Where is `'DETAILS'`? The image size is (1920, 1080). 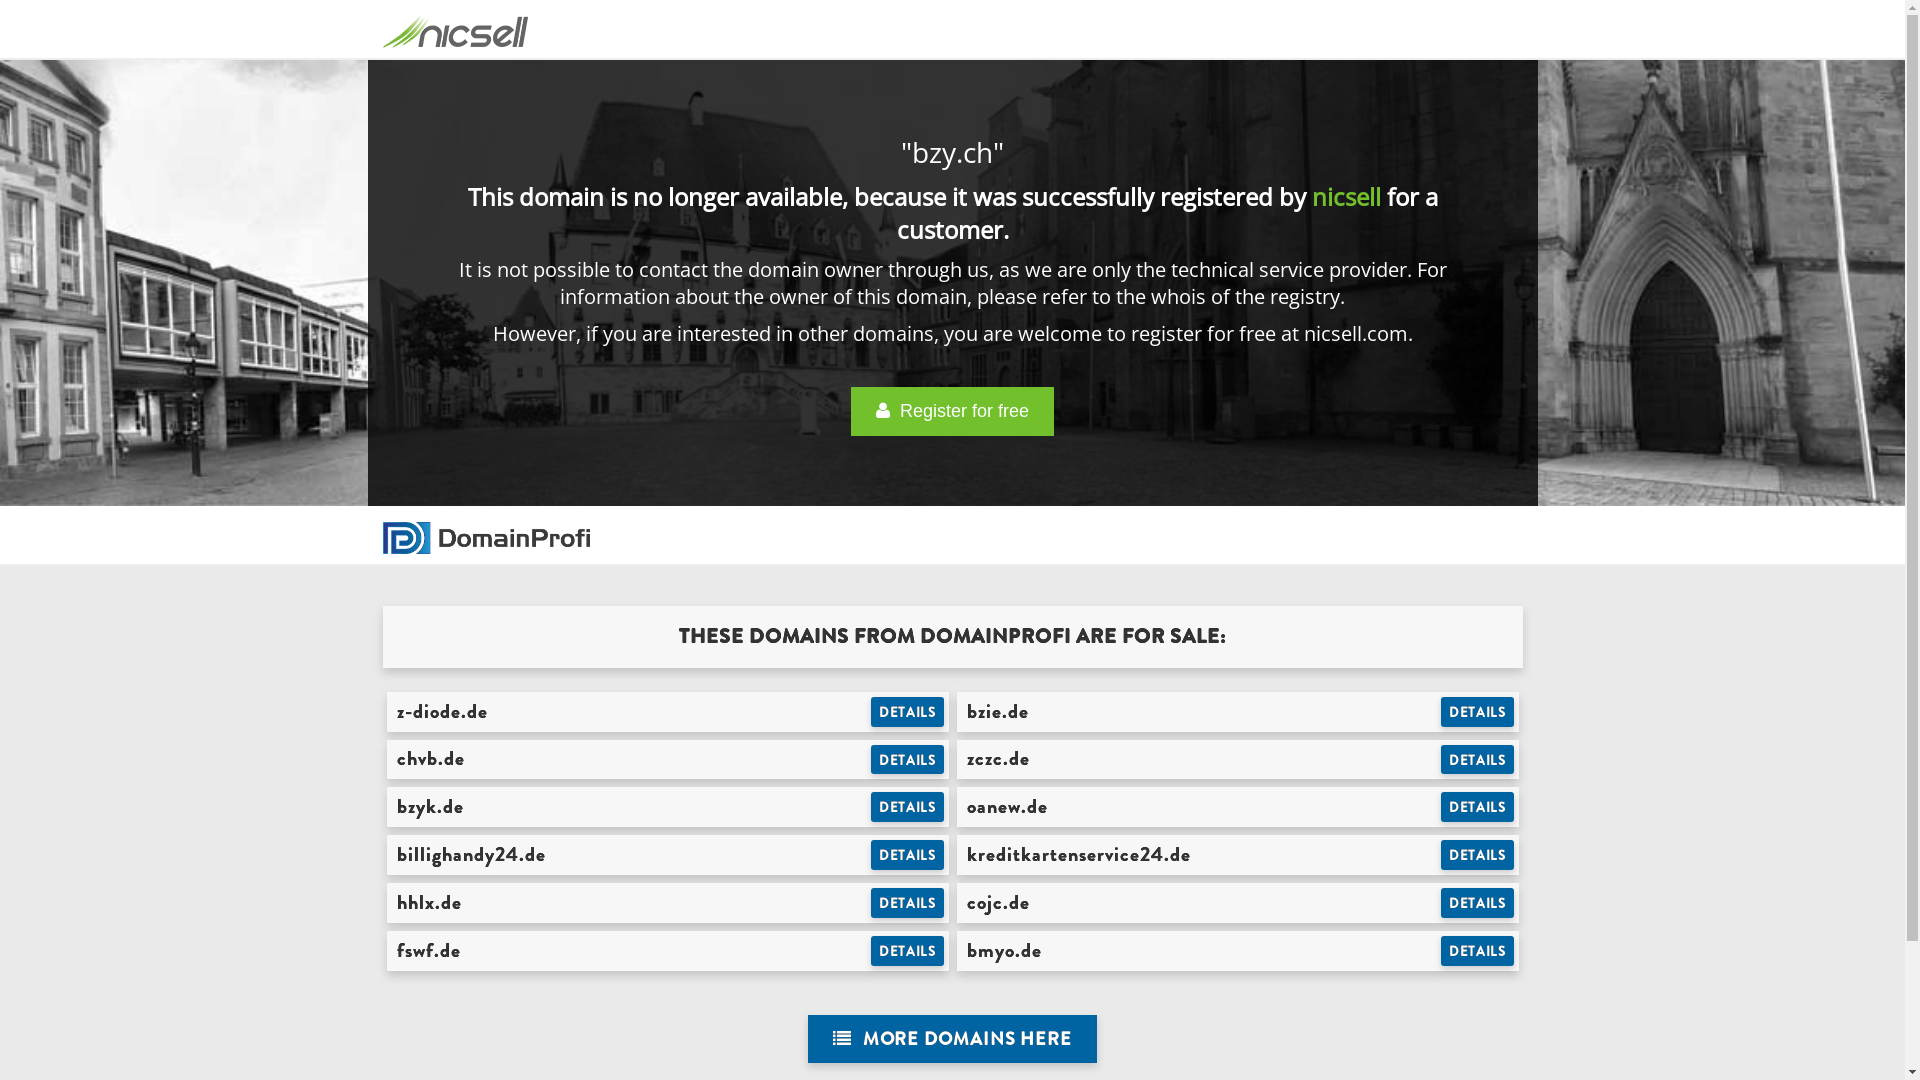 'DETAILS' is located at coordinates (1477, 711).